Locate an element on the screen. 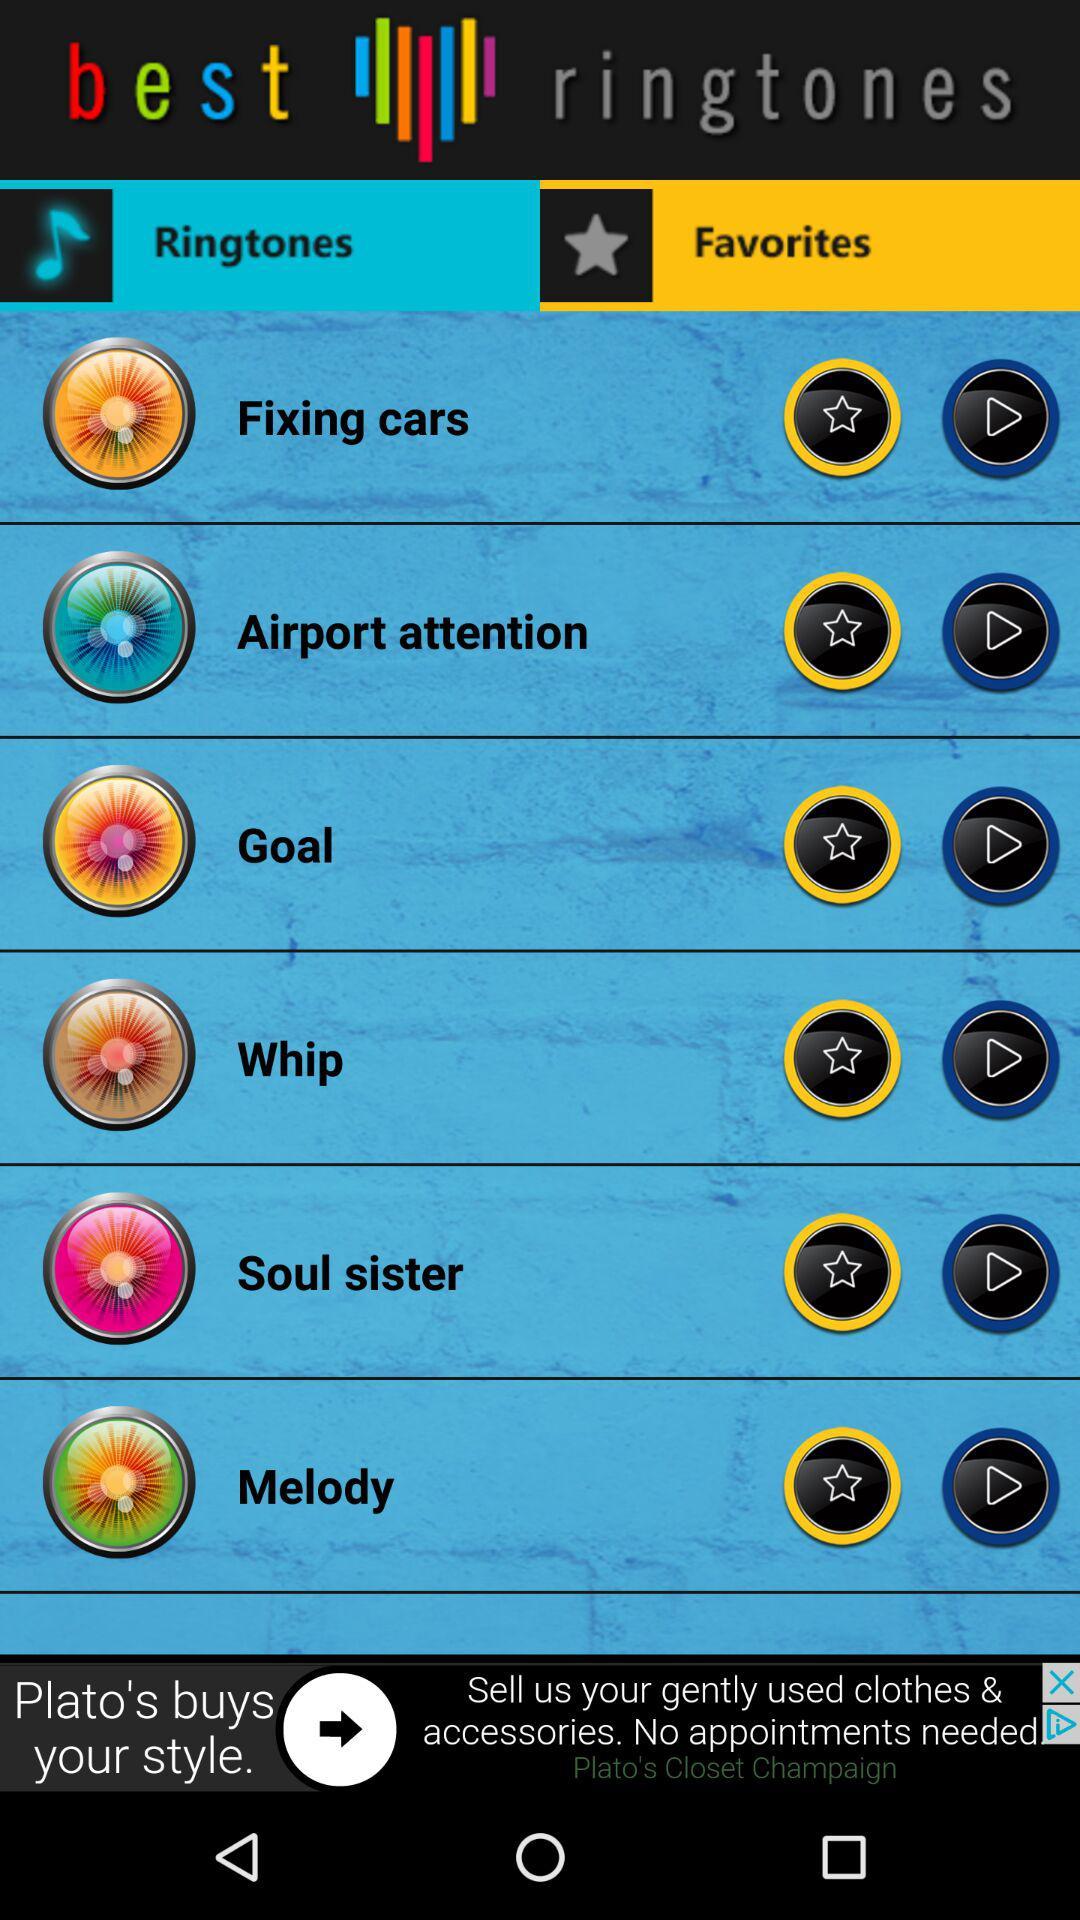 The image size is (1080, 1920). icone is located at coordinates (540, 1727).